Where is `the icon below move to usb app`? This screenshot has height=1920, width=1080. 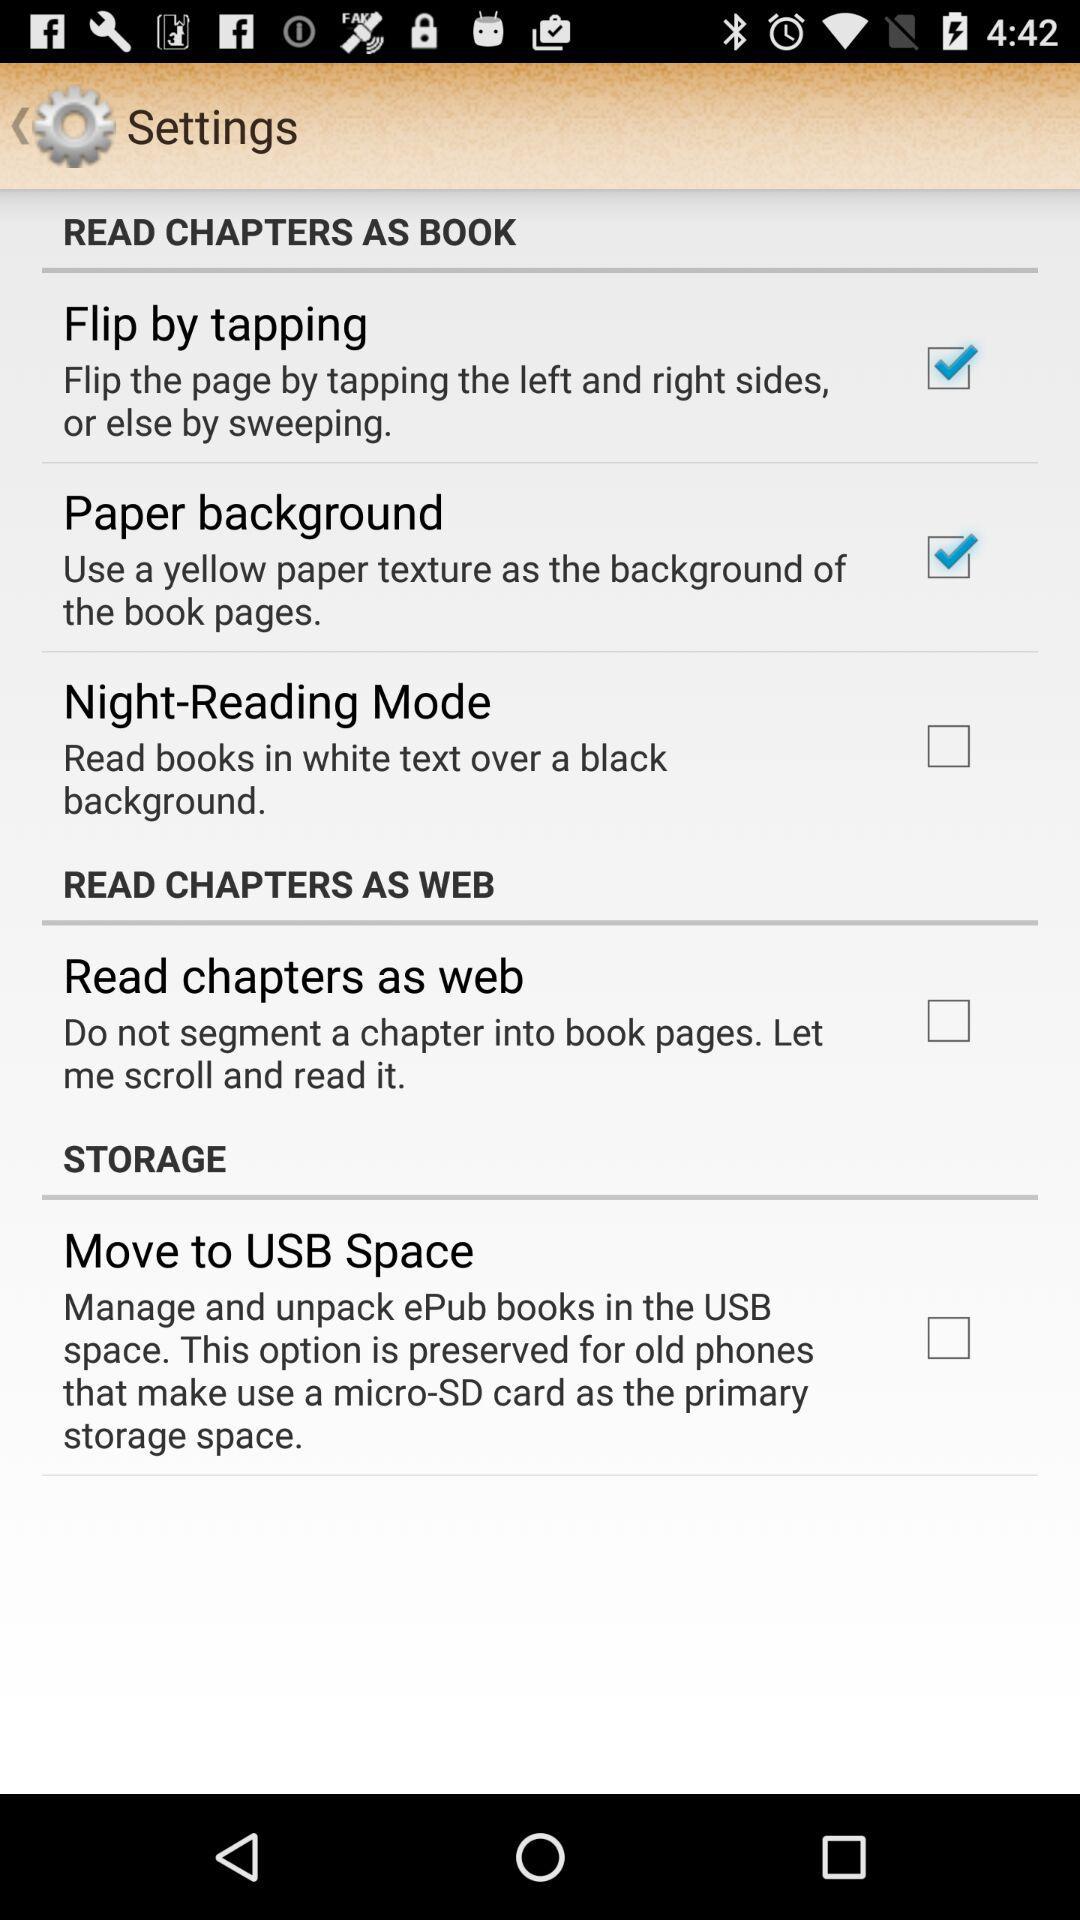
the icon below move to usb app is located at coordinates (463, 1368).